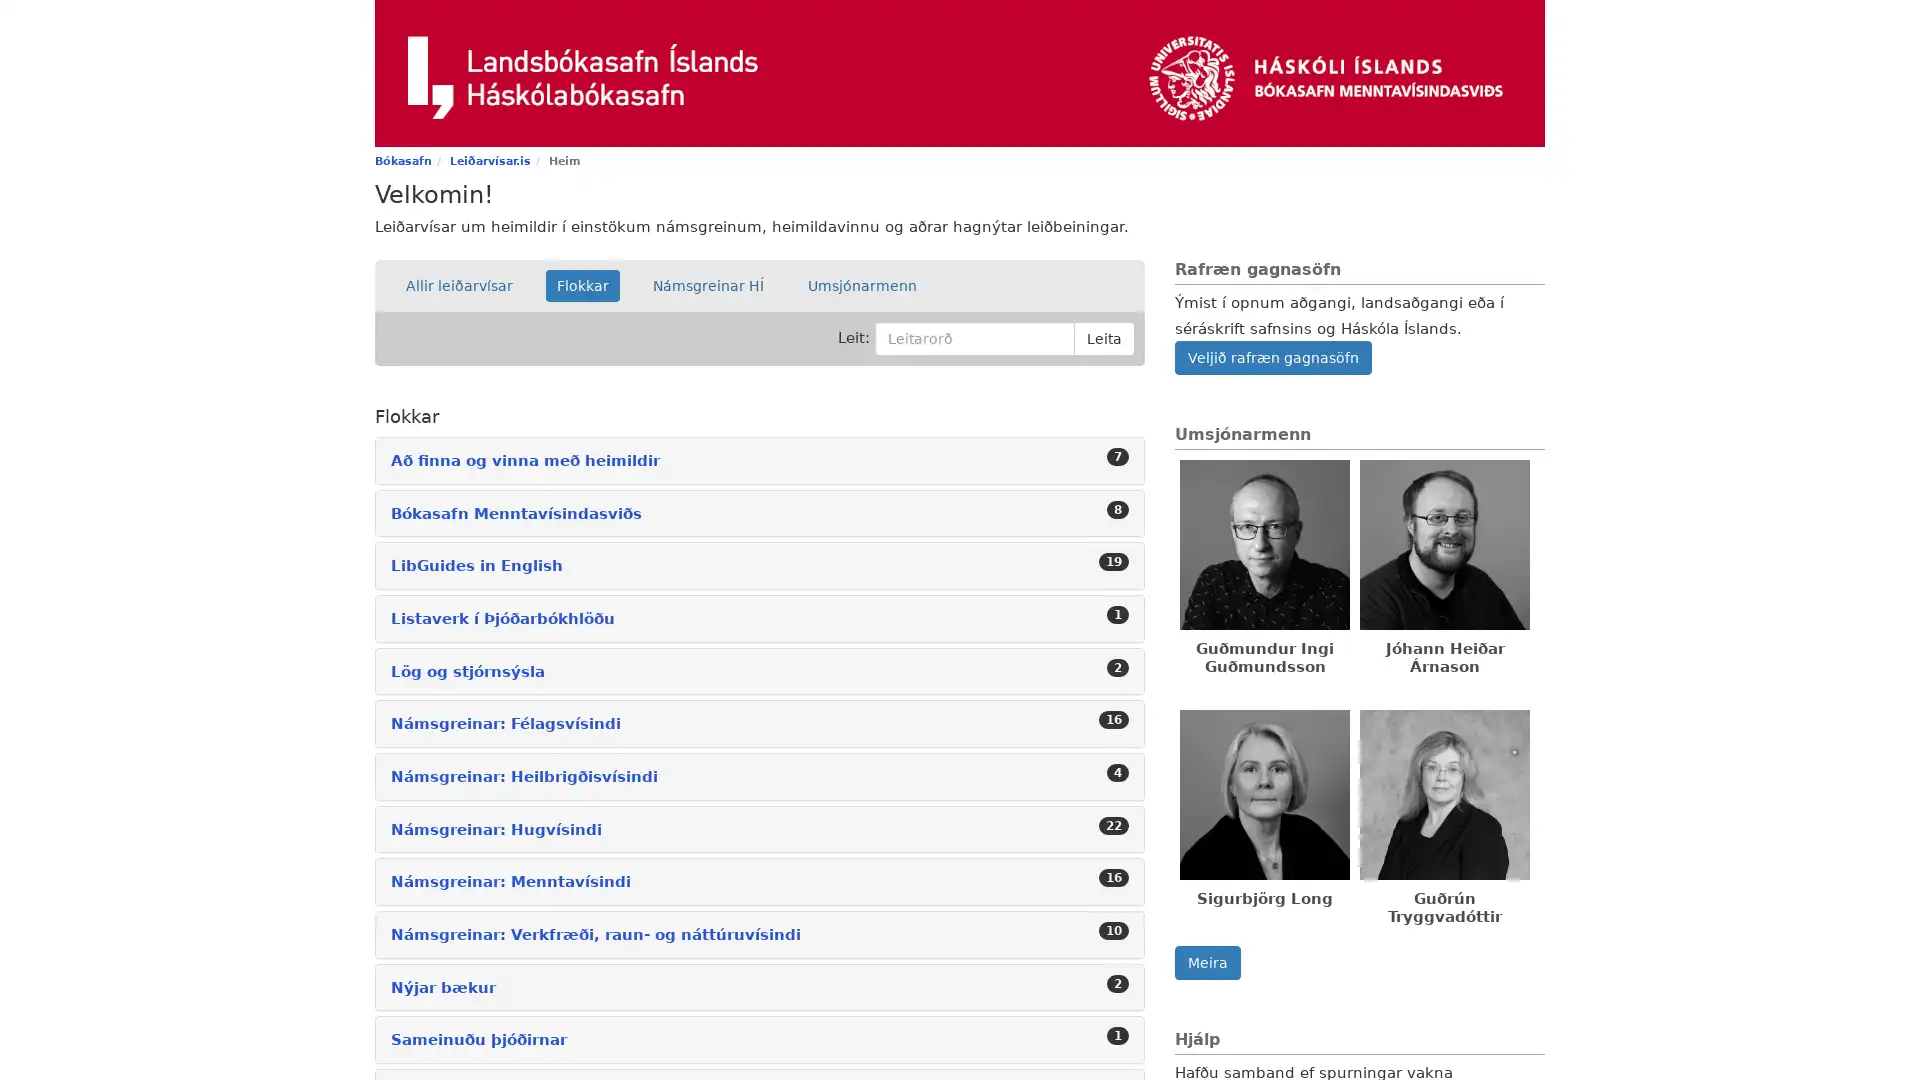 The height and width of the screenshot is (1080, 1920). Describe the element at coordinates (862, 285) in the screenshot. I see `Umsjonarmenn` at that location.